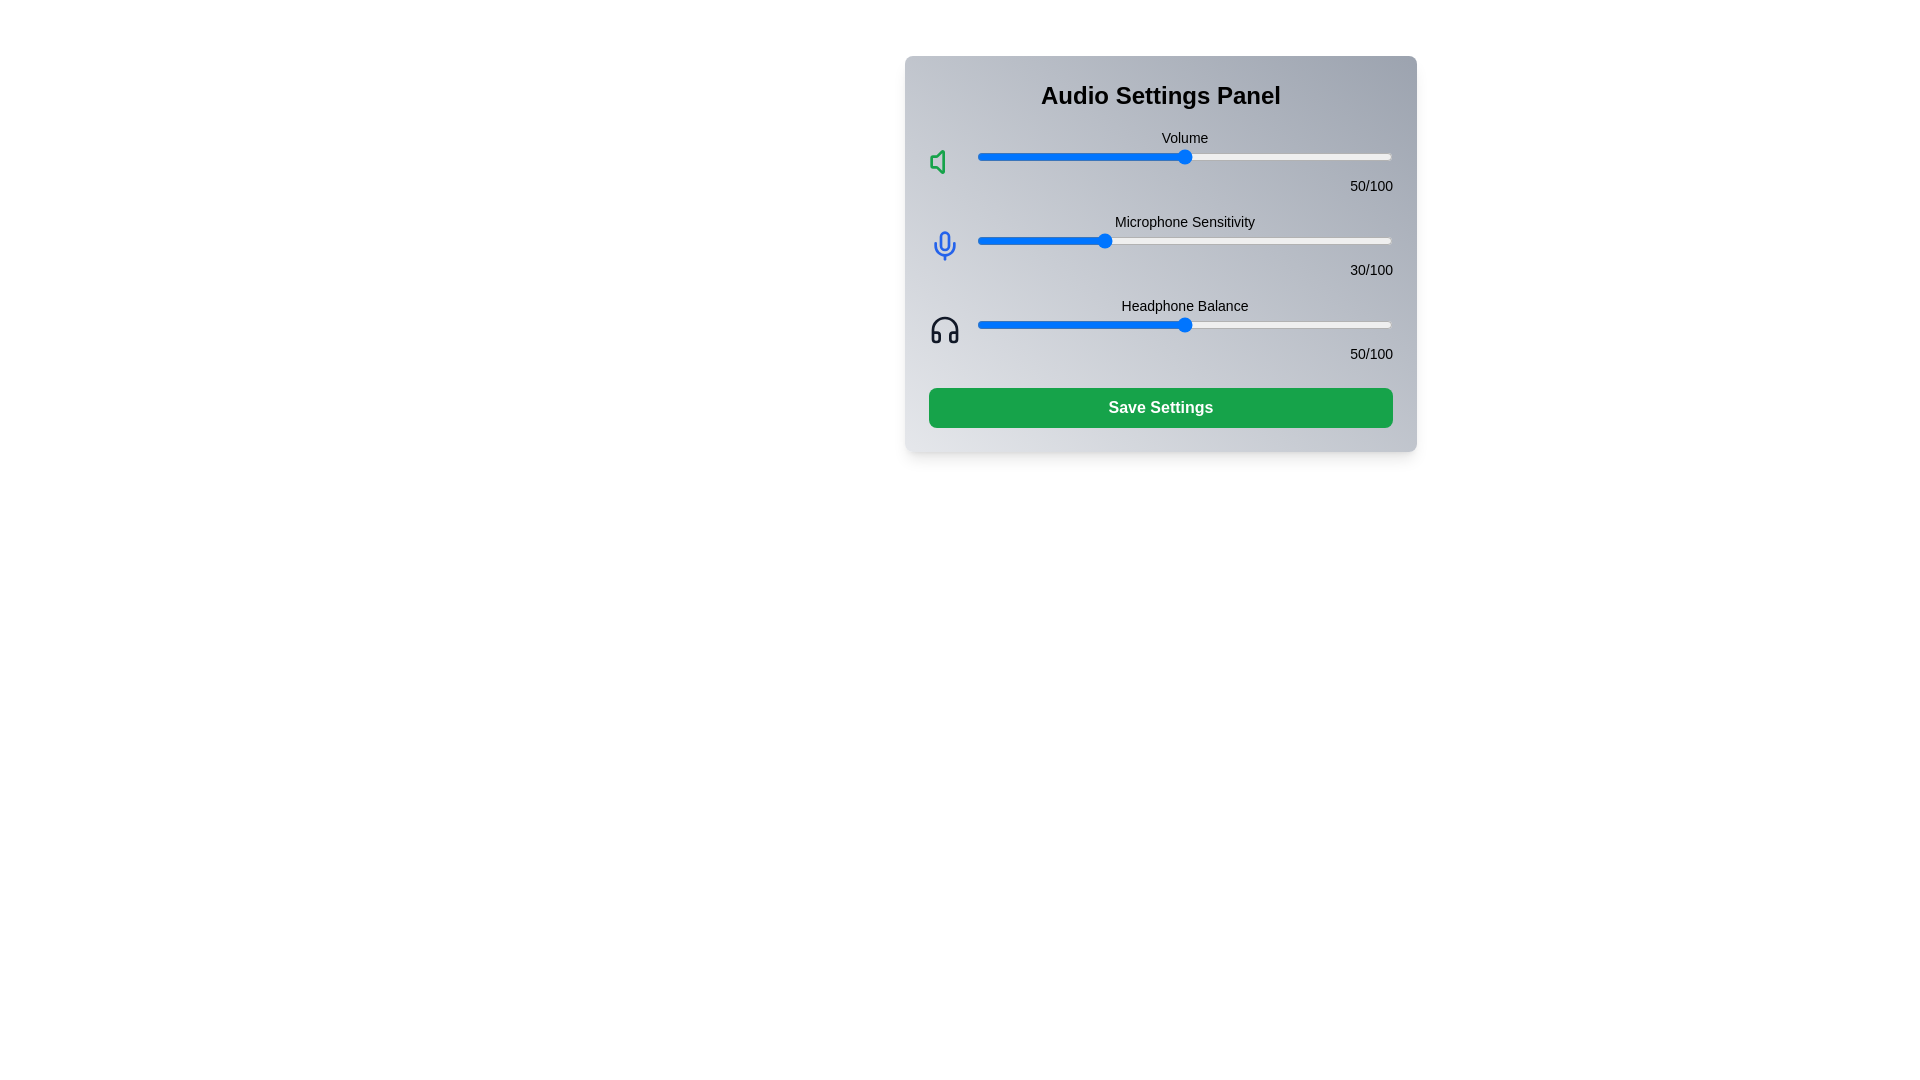 This screenshot has height=1080, width=1920. Describe the element at coordinates (1151, 239) in the screenshot. I see `microphone sensitivity` at that location.